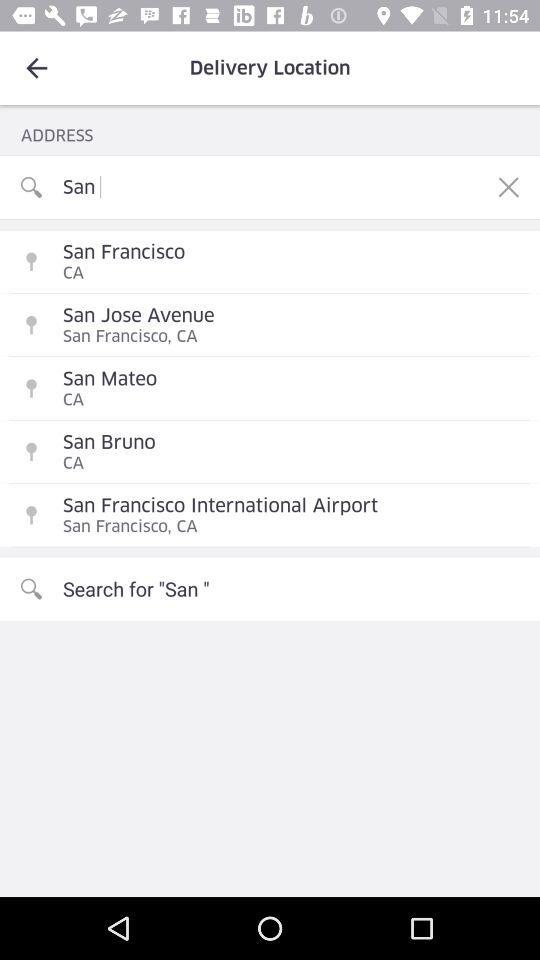 The height and width of the screenshot is (960, 540). Describe the element at coordinates (36, 68) in the screenshot. I see `the icon above address item` at that location.